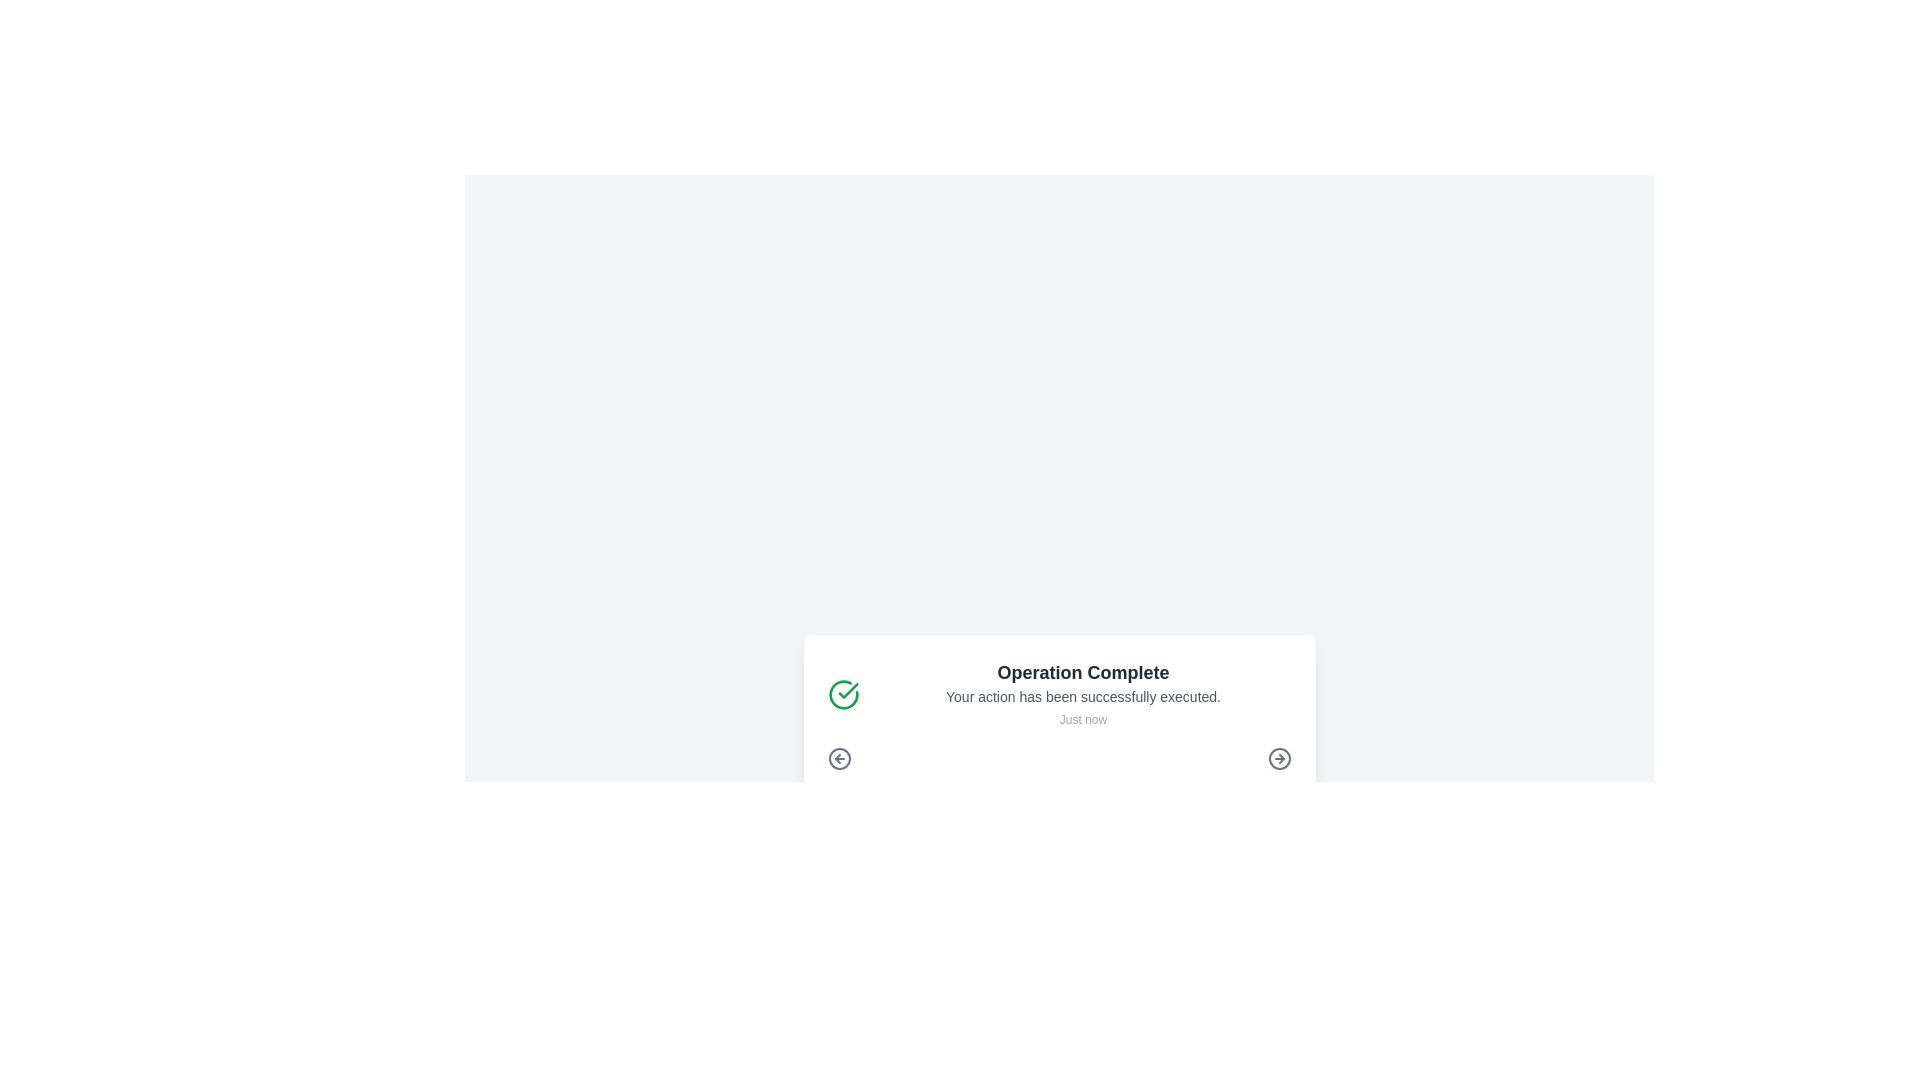  What do you see at coordinates (1278, 759) in the screenshot?
I see `the forward navigation button located at the bottom-right corner of the dialog box, which is used for proceeding to the next step or confirming the operation` at bounding box center [1278, 759].